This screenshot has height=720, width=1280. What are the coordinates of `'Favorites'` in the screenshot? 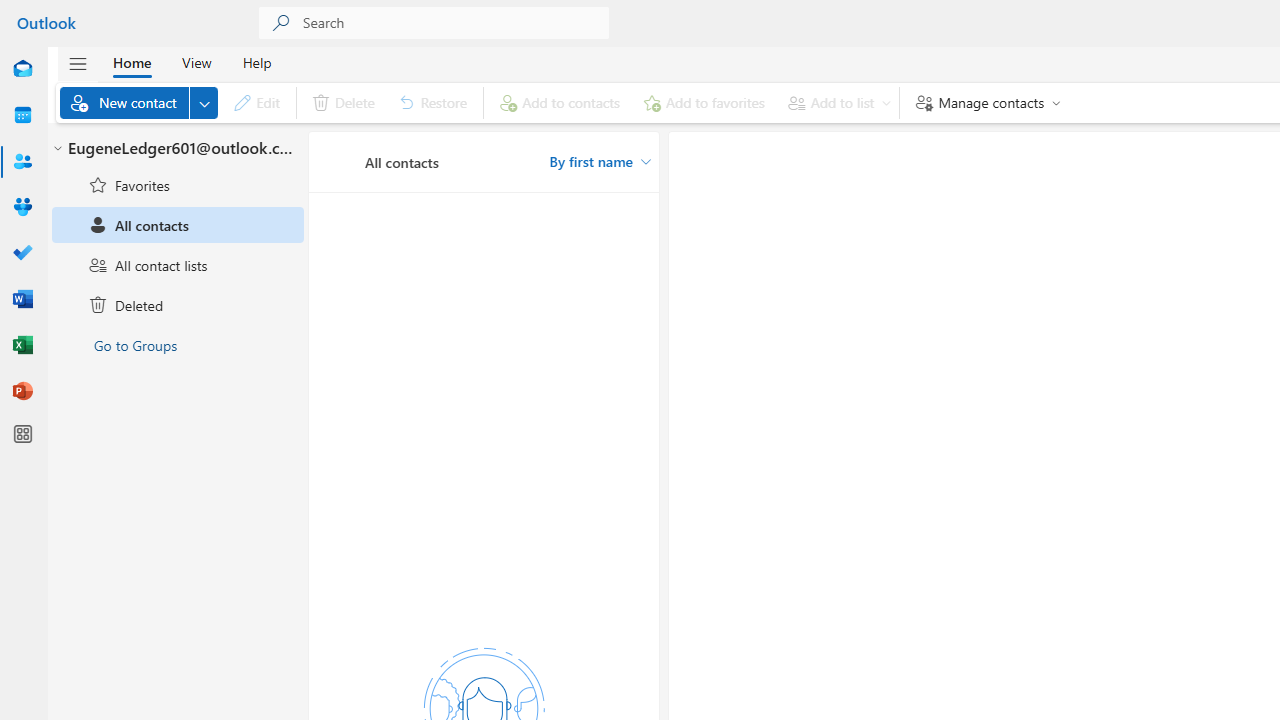 It's located at (178, 185).